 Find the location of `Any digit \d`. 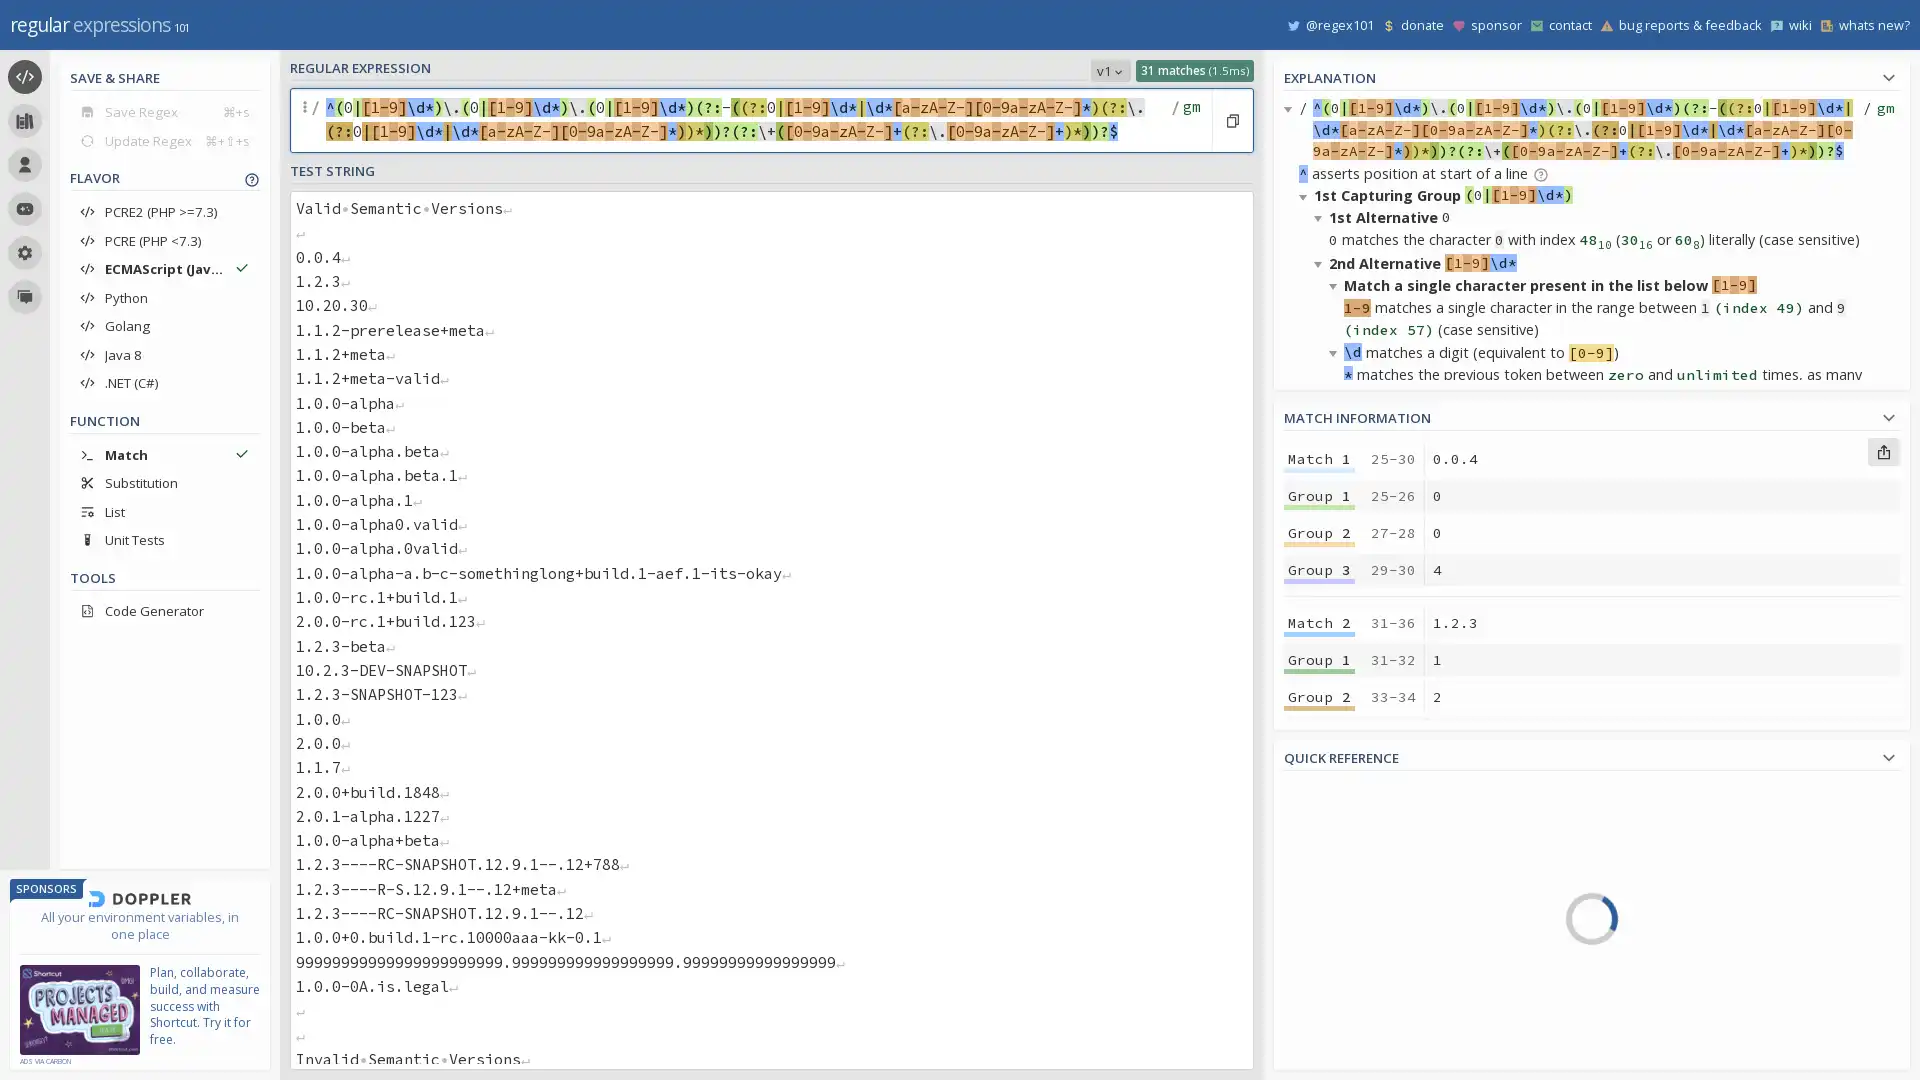

Any digit \d is located at coordinates (1691, 1047).